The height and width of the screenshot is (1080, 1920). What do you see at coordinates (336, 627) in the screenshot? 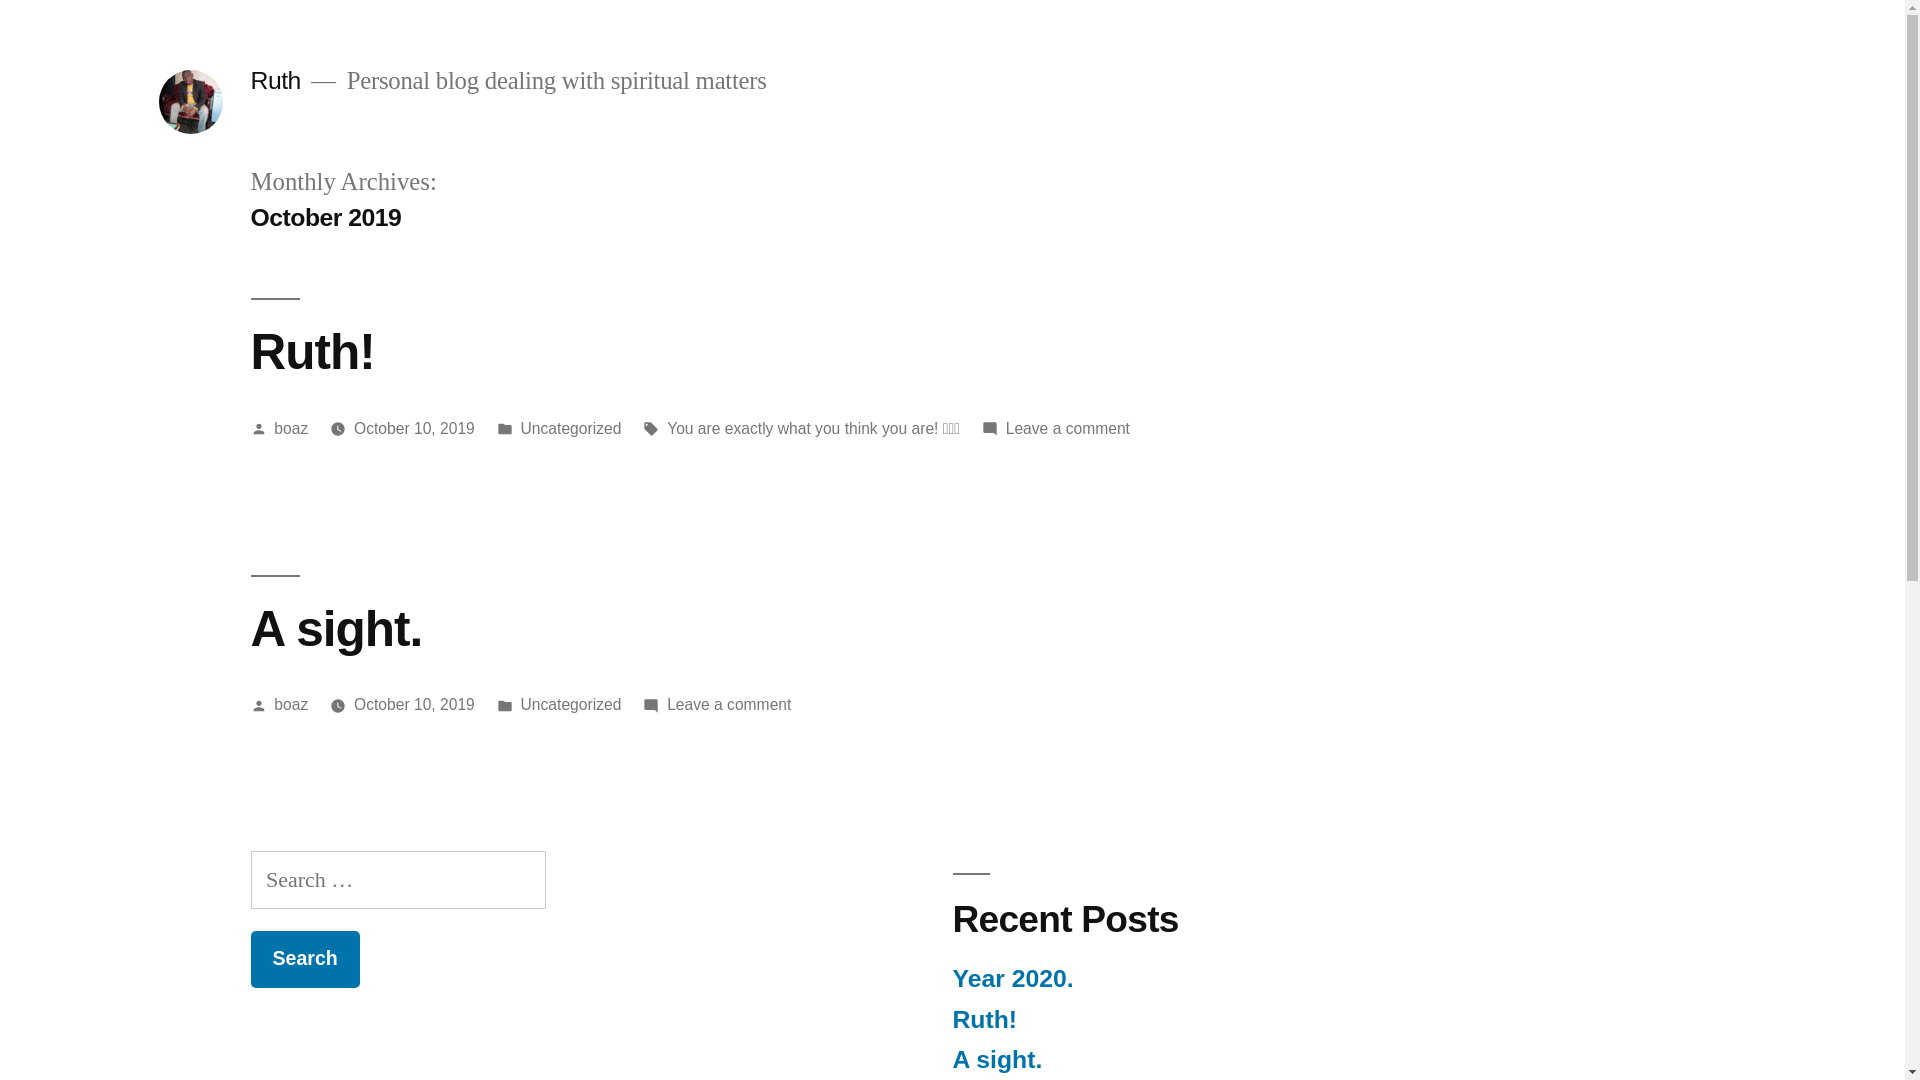
I see `'A sight.'` at bounding box center [336, 627].